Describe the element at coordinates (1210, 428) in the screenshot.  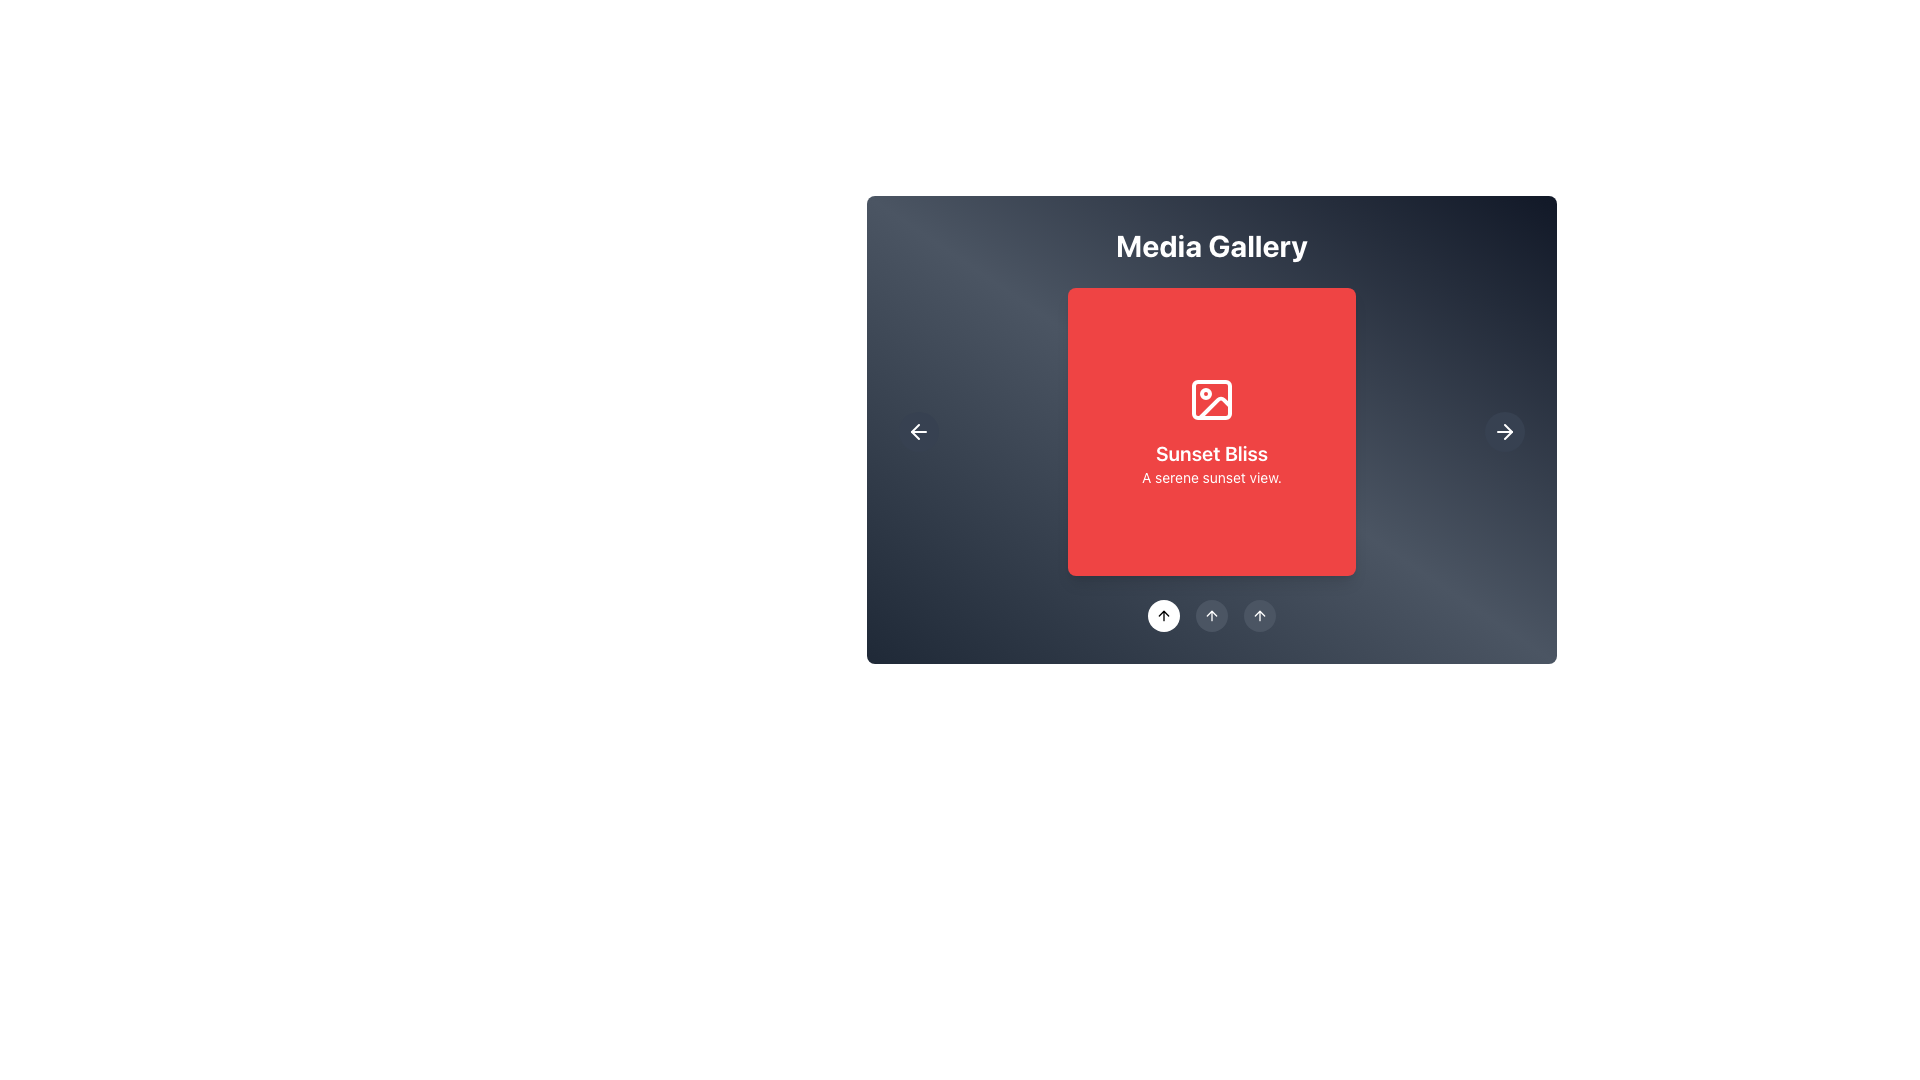
I see `the central content display card titled 'Sunset Bliss' within the media gallery interface to interact with its elements` at that location.